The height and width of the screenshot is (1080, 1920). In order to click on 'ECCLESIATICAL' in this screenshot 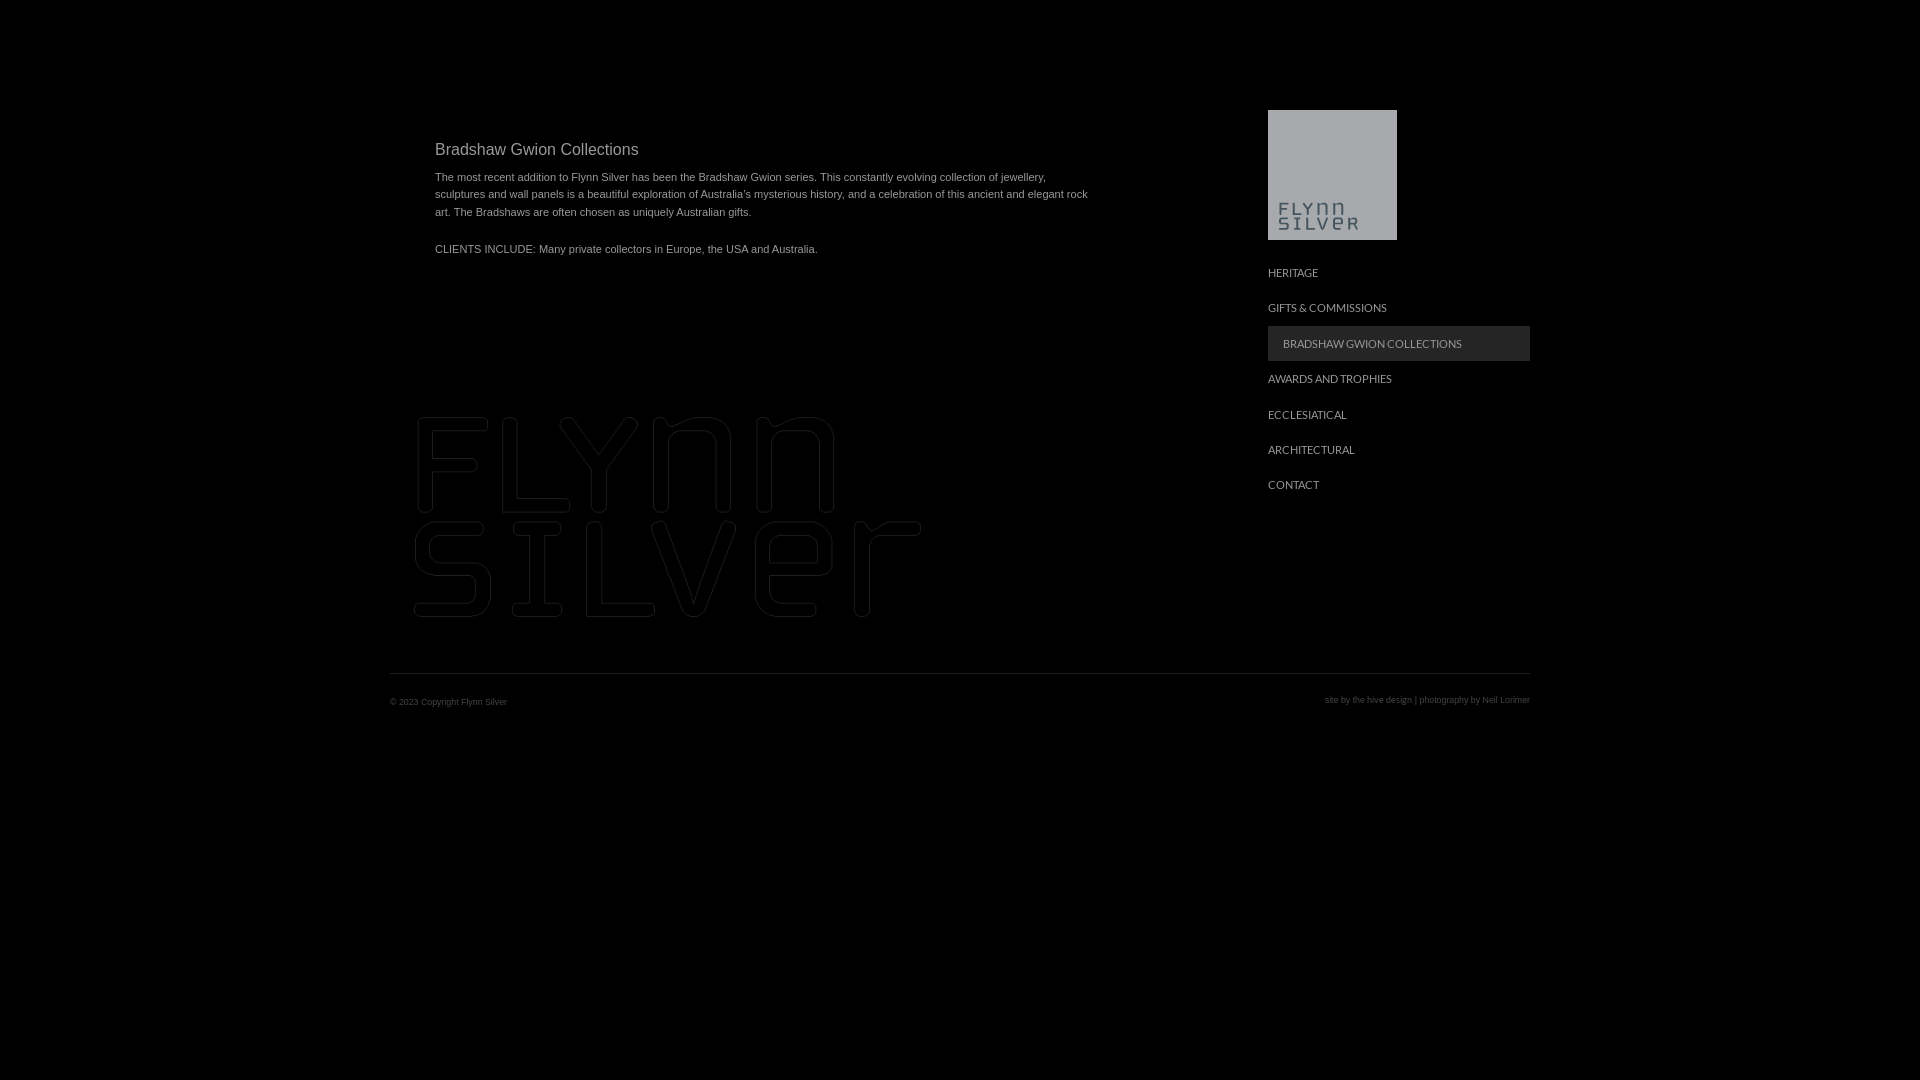, I will do `click(1398, 413)`.